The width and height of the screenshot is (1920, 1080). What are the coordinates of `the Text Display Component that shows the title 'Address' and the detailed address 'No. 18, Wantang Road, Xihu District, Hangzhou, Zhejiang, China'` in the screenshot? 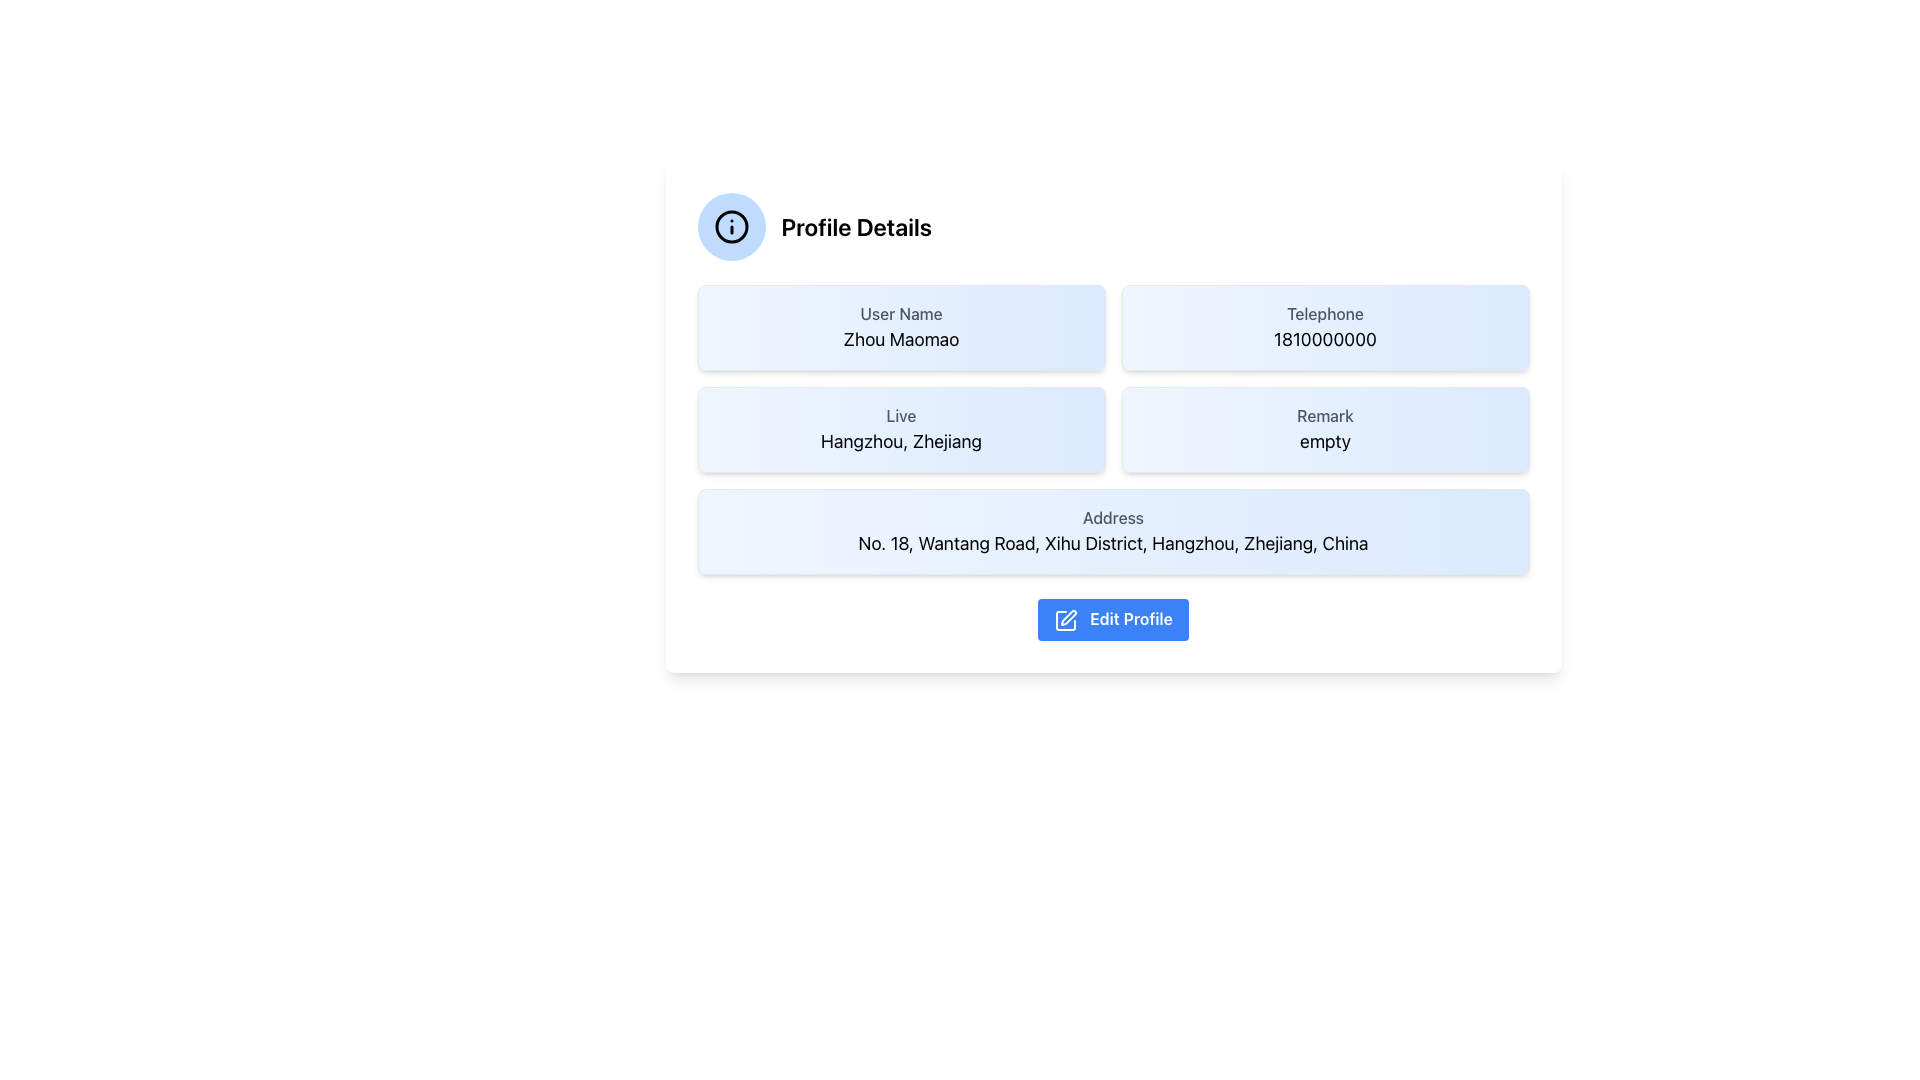 It's located at (1112, 531).